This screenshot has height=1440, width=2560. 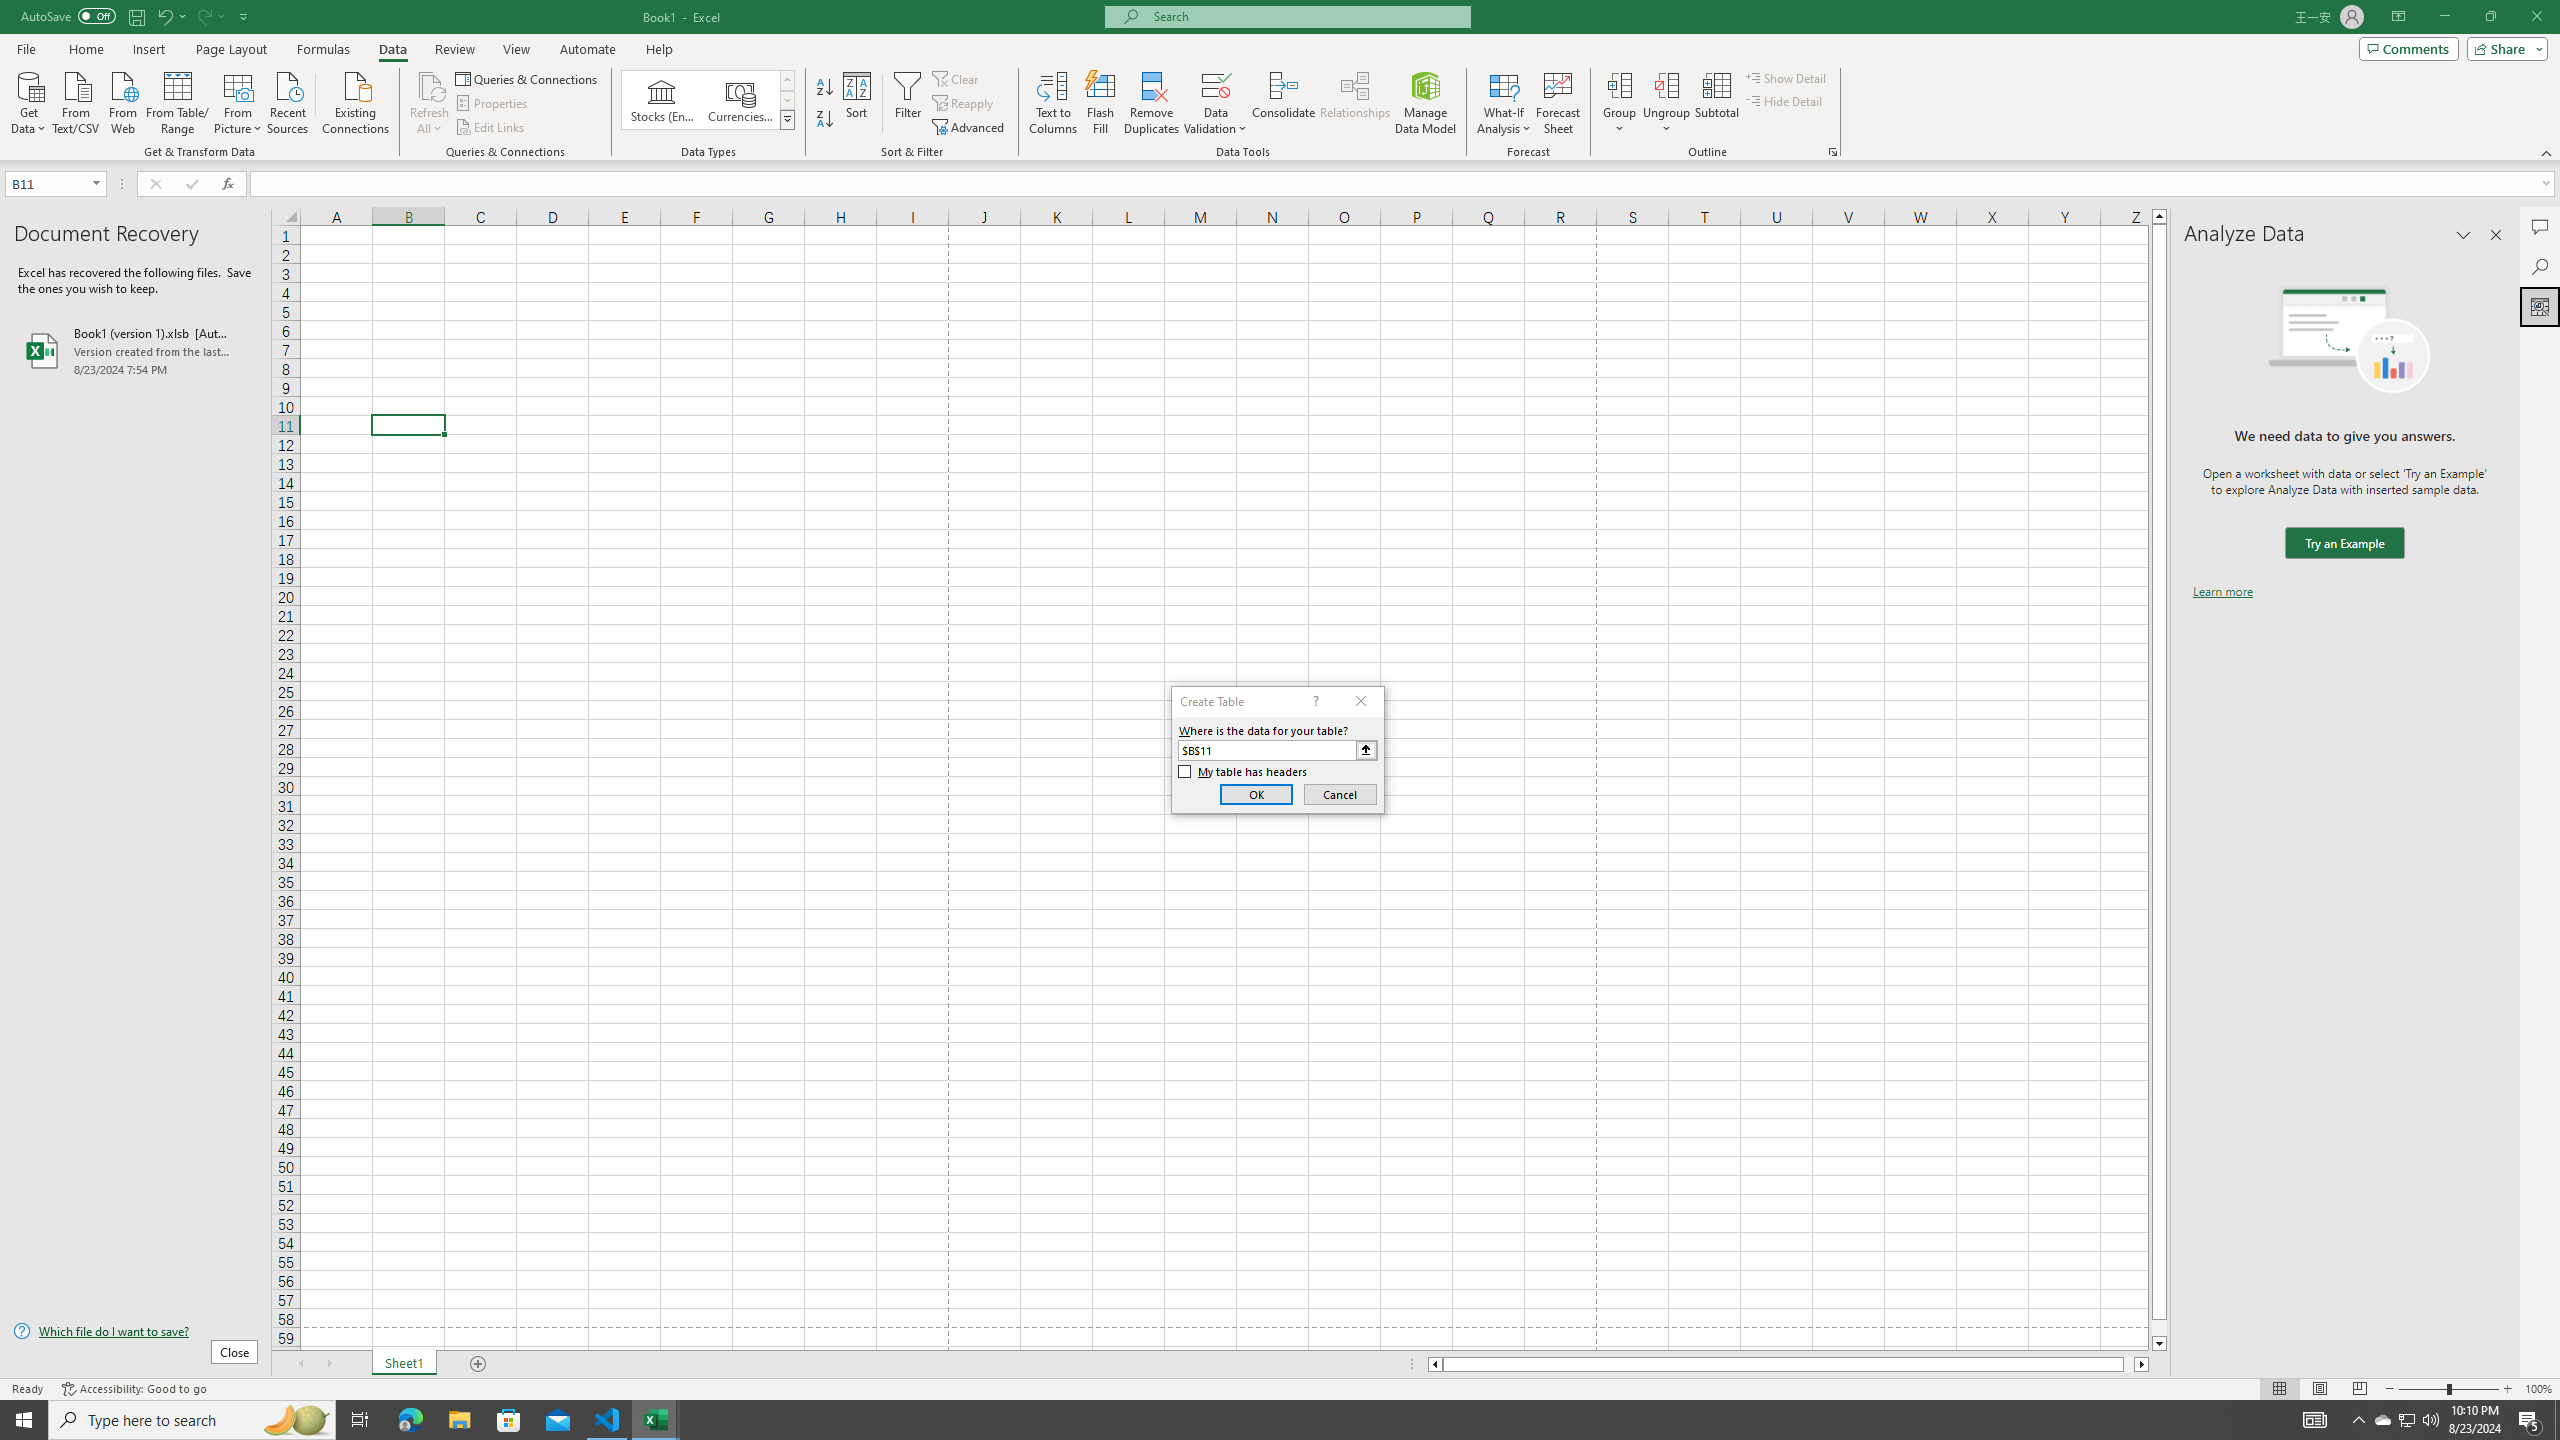 I want to click on 'Customize Quick Access Toolbar', so click(x=244, y=15).